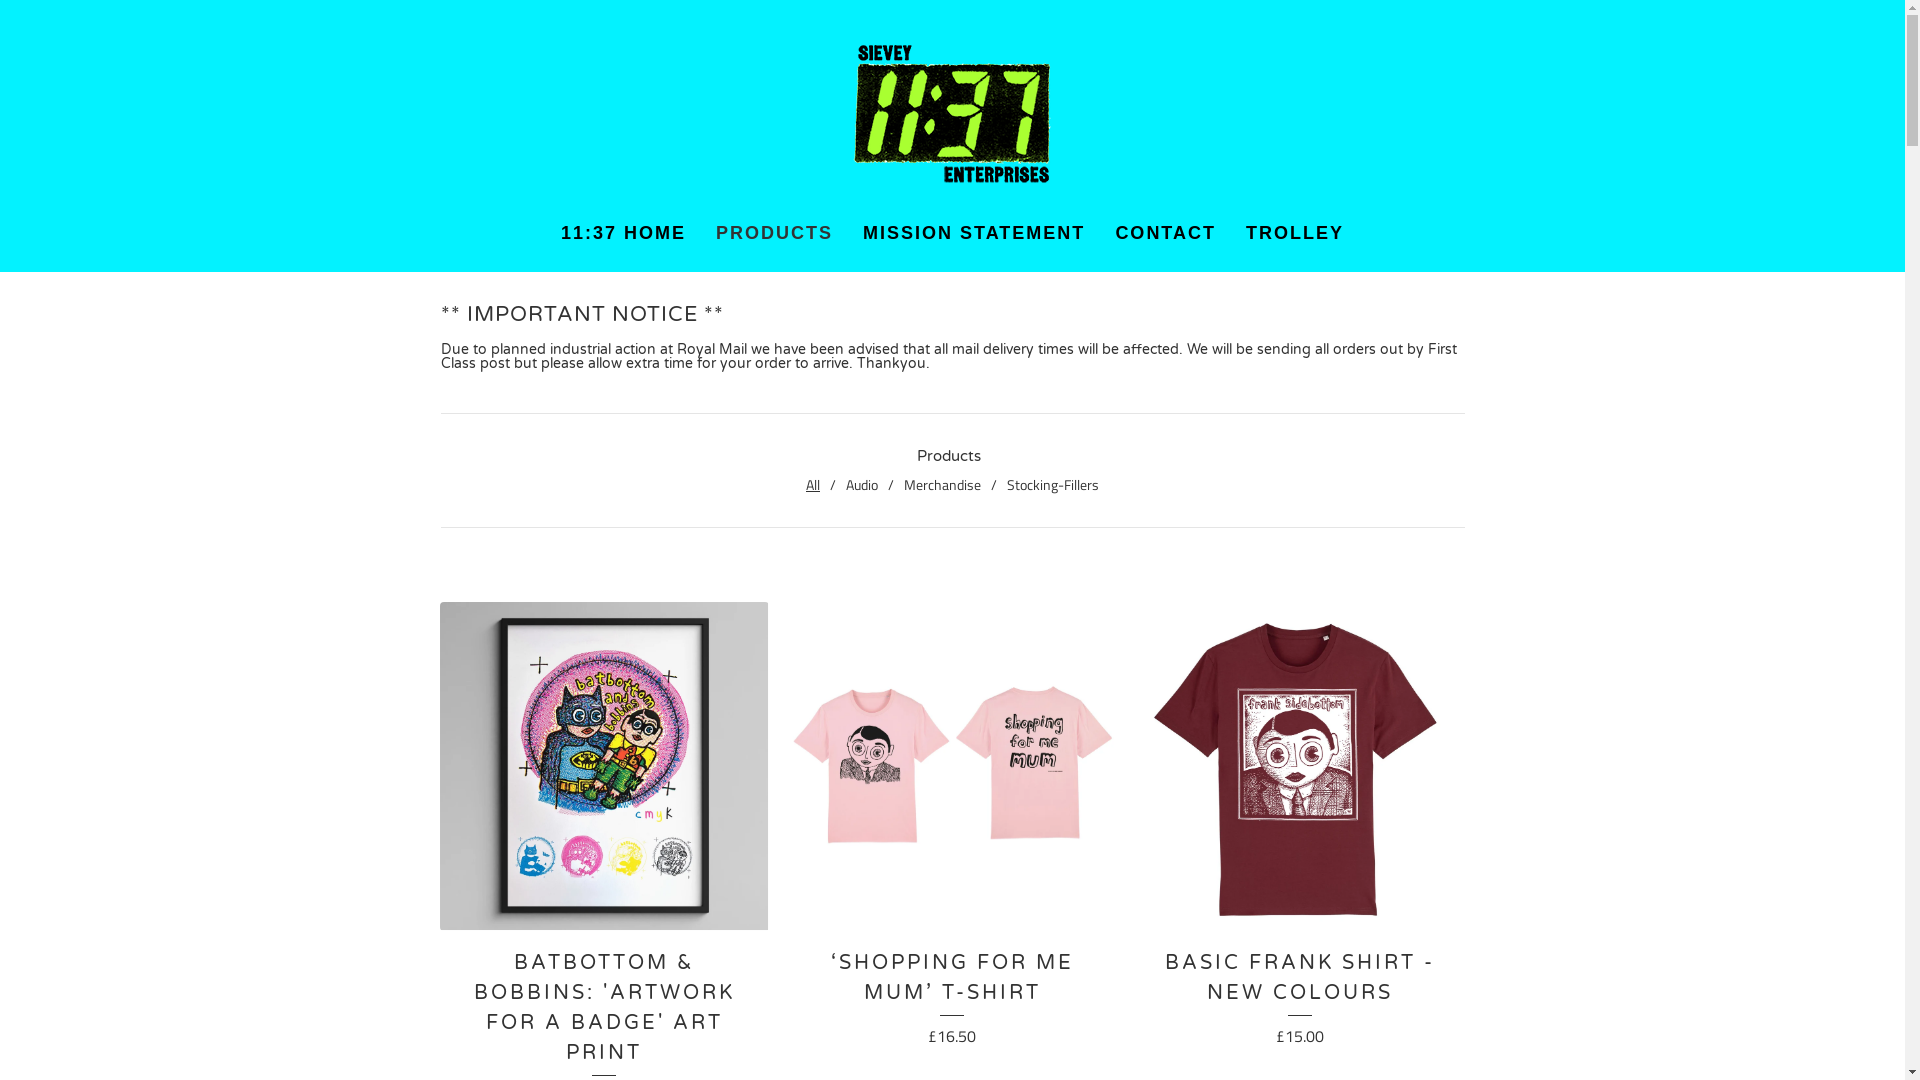  I want to click on 'Stocking-Fillers', so click(1051, 484).